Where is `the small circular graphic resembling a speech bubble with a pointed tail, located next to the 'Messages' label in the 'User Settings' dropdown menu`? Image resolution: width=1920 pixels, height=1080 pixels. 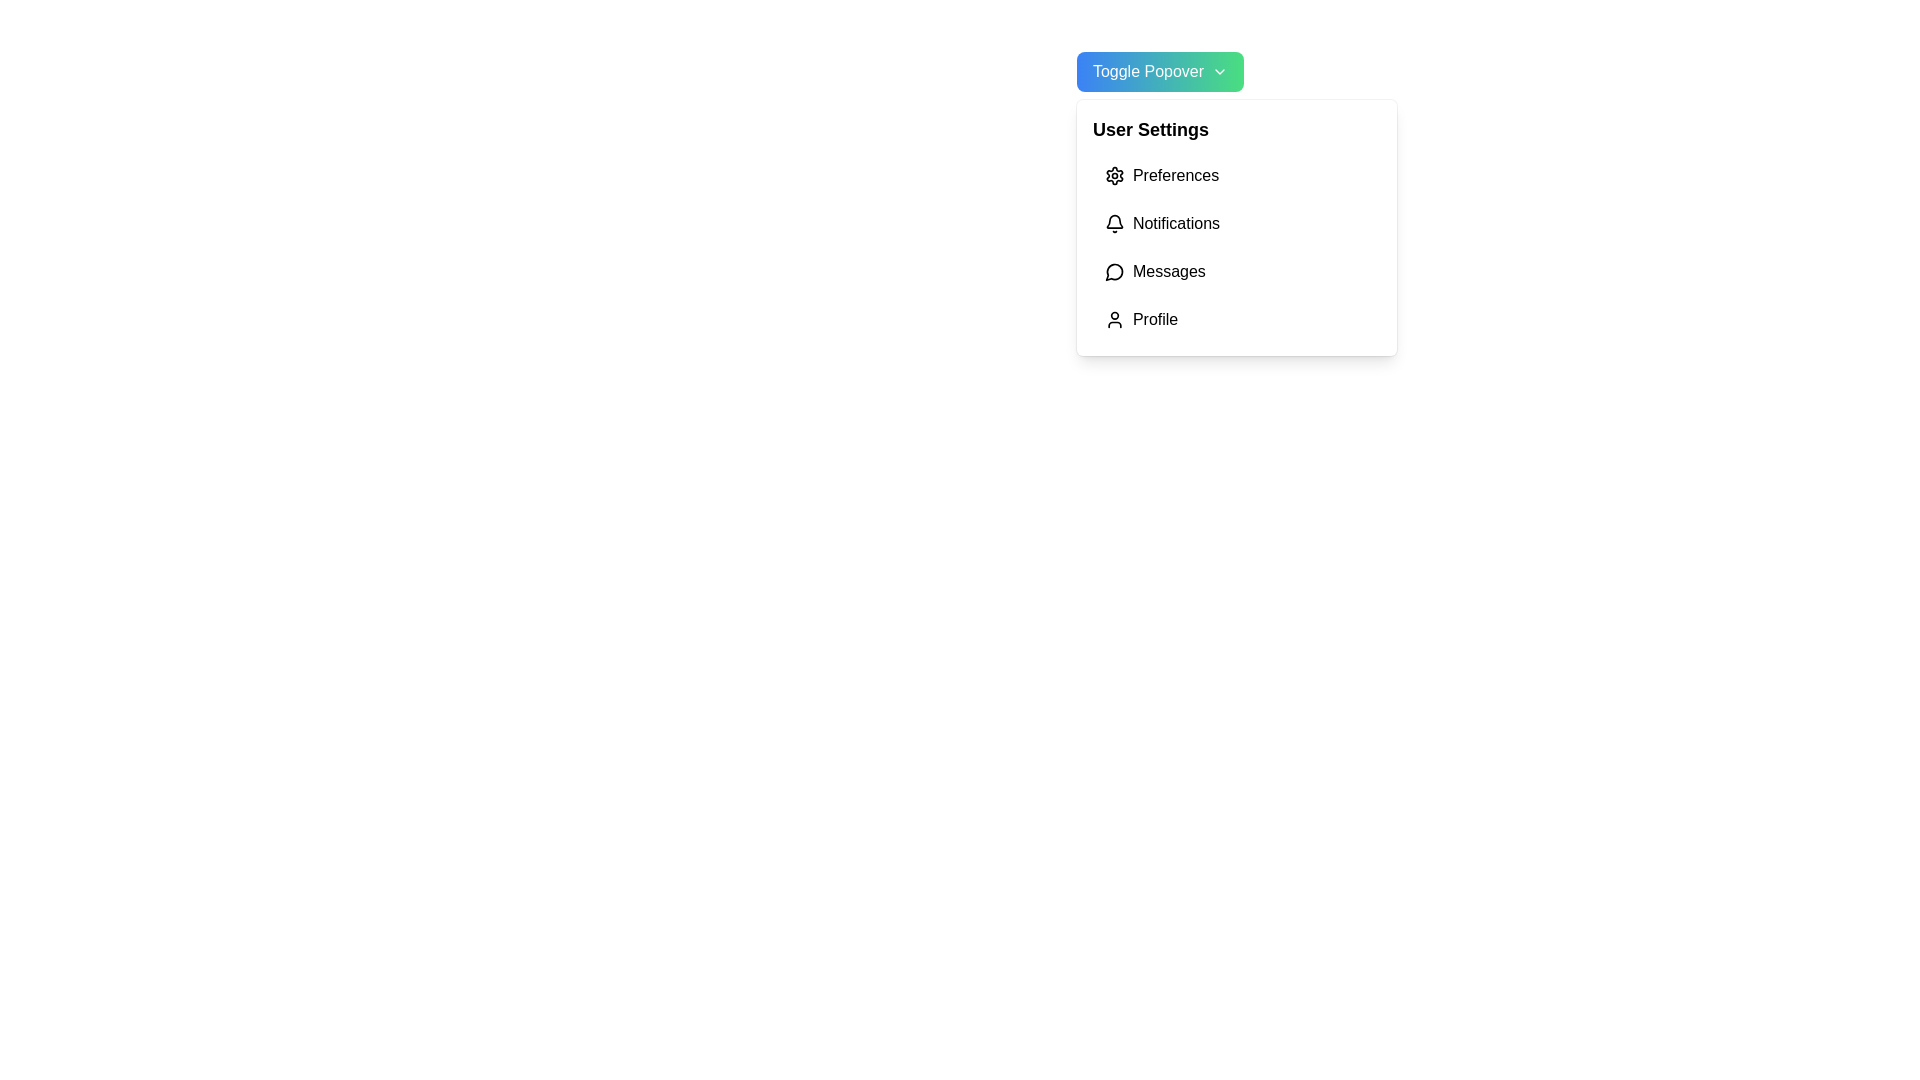 the small circular graphic resembling a speech bubble with a pointed tail, located next to the 'Messages' label in the 'User Settings' dropdown menu is located at coordinates (1113, 272).